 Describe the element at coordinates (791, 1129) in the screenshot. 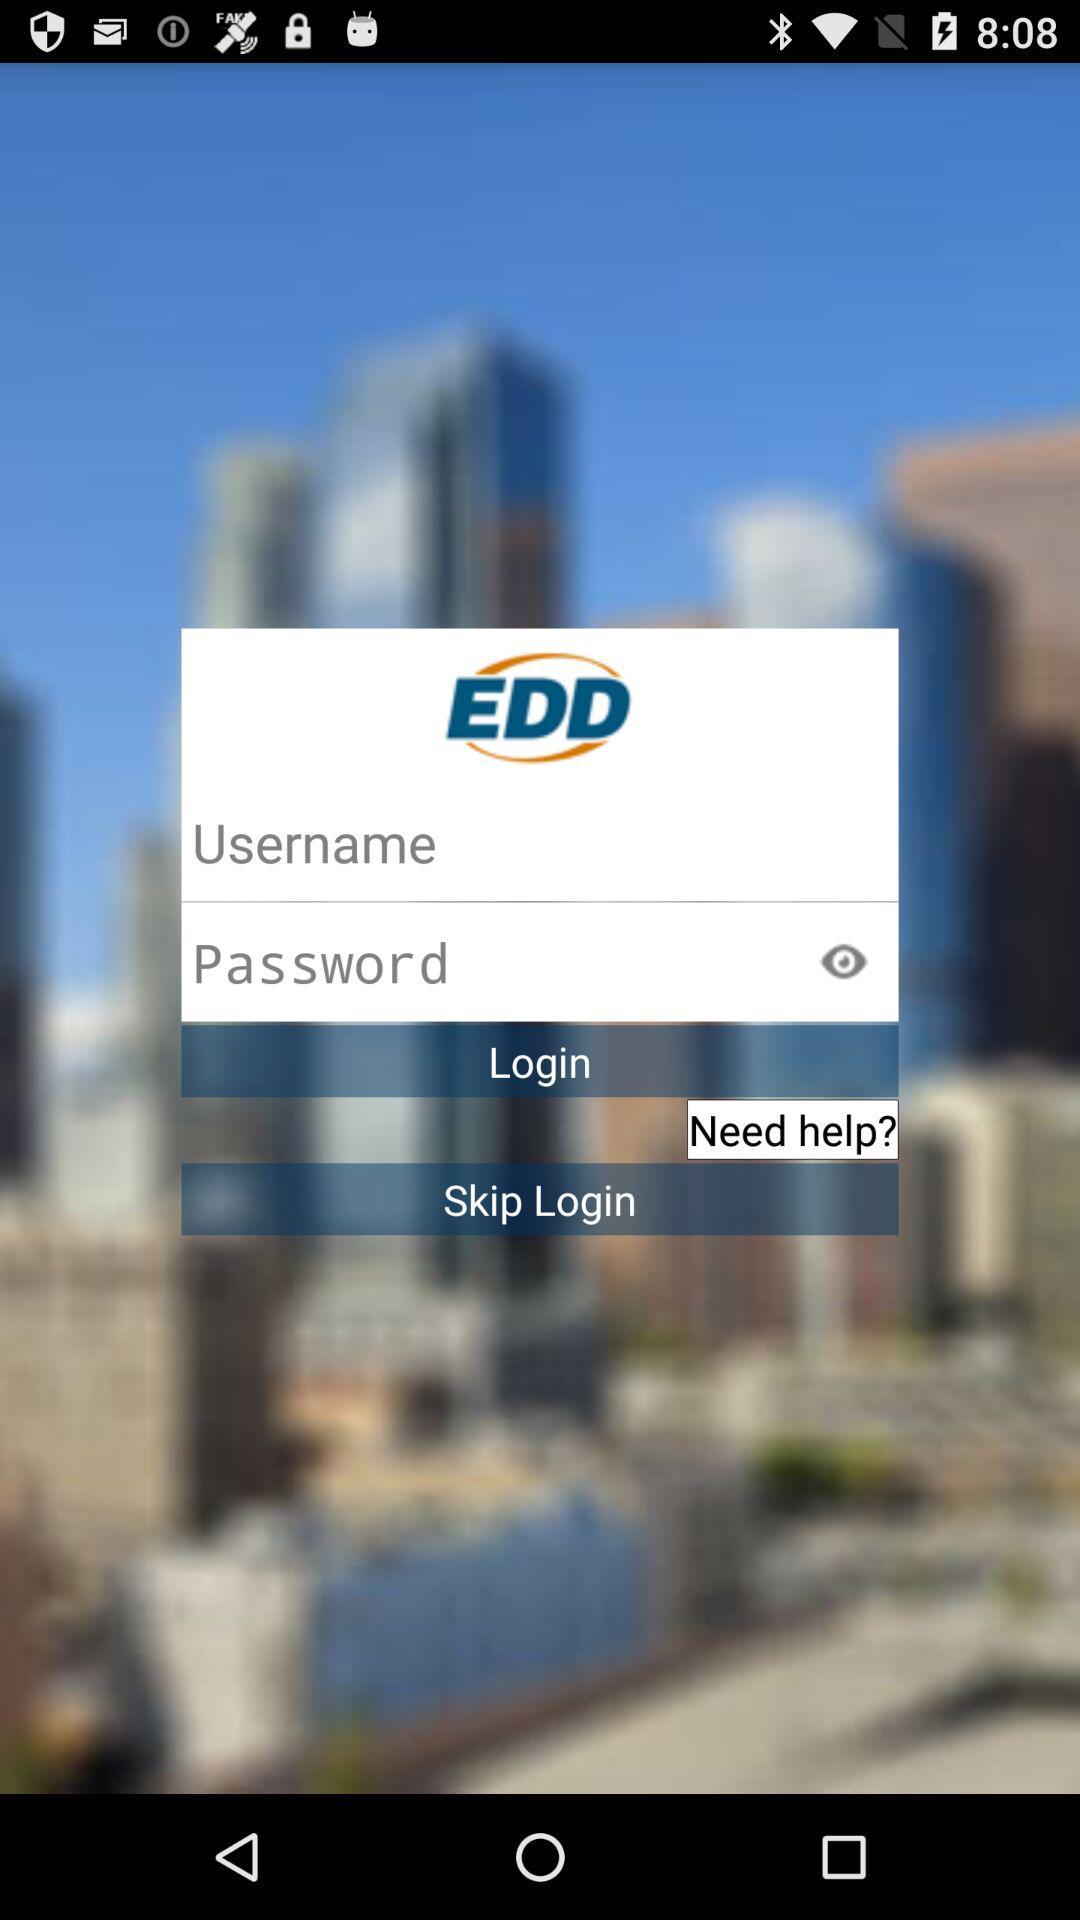

I see `the need help? app` at that location.